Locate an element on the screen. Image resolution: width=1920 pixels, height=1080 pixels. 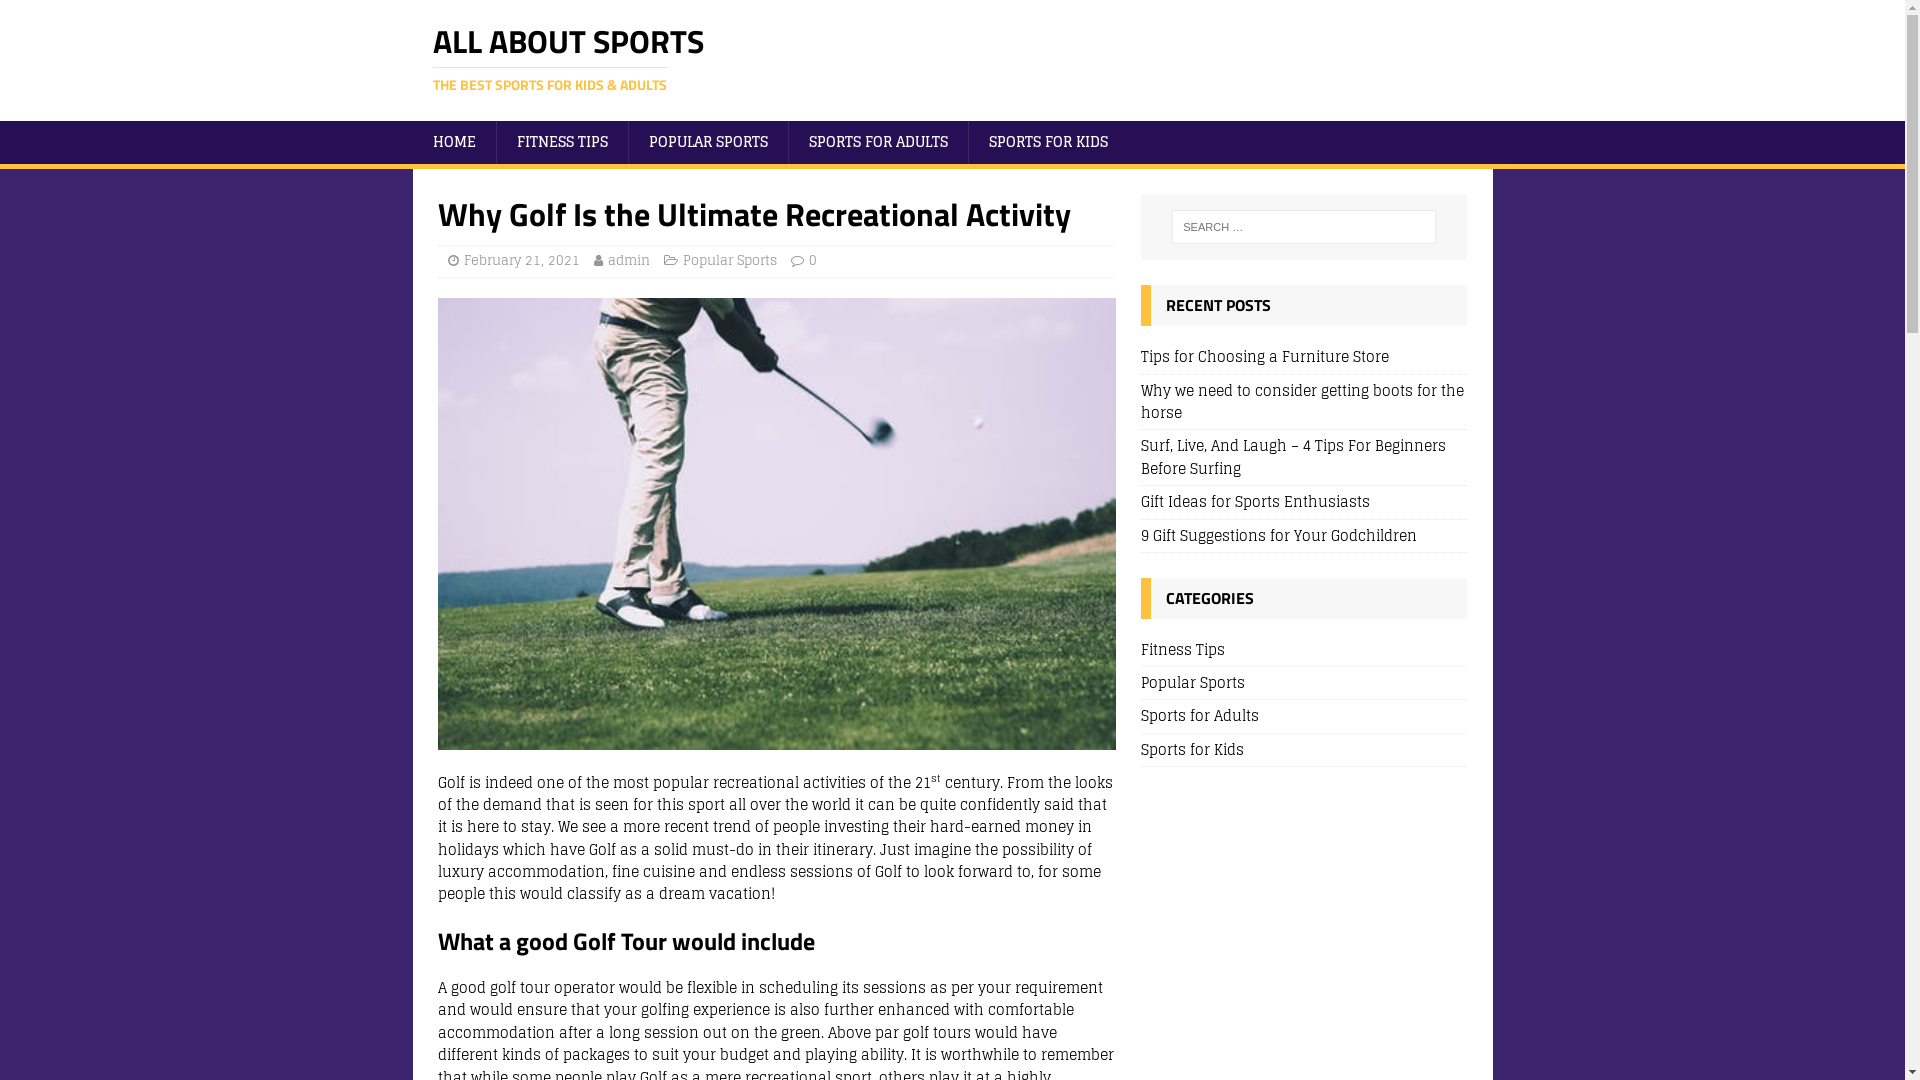
'Search' is located at coordinates (75, 15).